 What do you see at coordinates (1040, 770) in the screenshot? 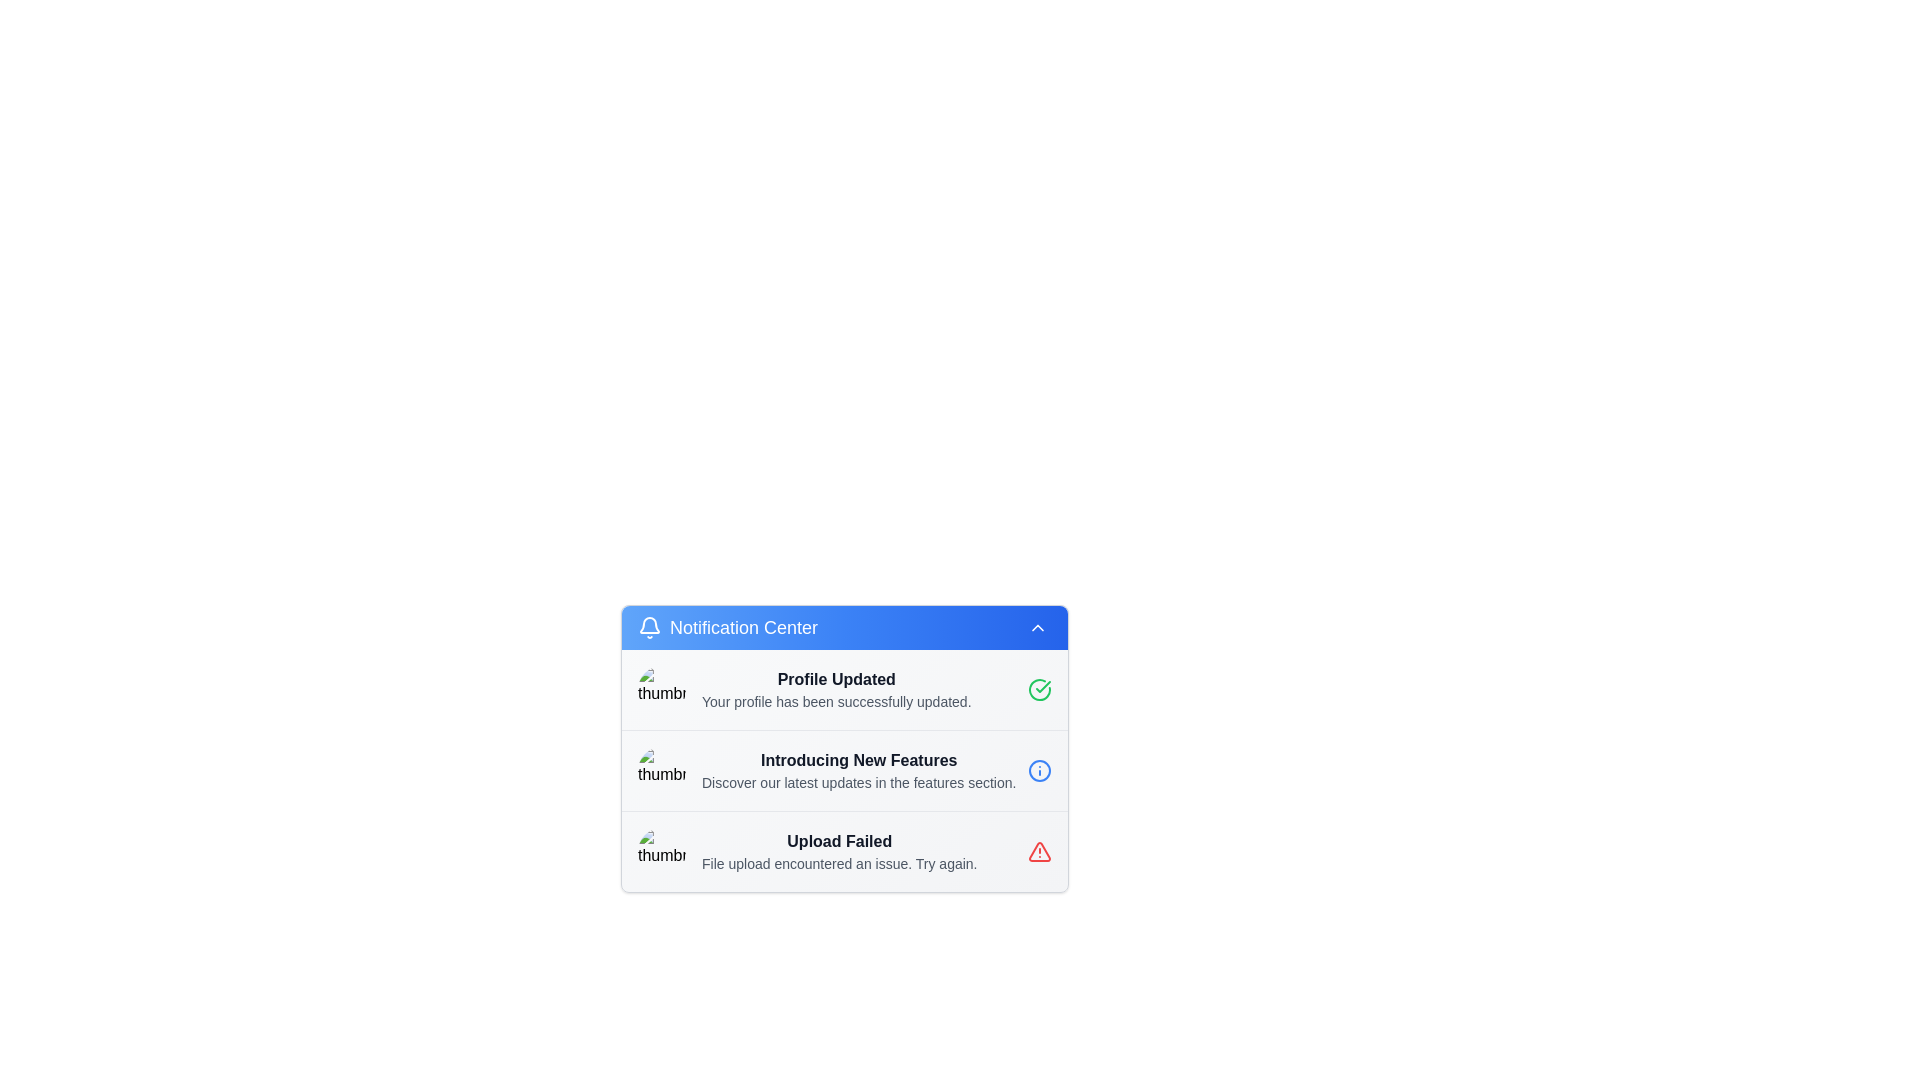
I see `the Circle SVG element that indicates status or additional information within the notification list` at bounding box center [1040, 770].